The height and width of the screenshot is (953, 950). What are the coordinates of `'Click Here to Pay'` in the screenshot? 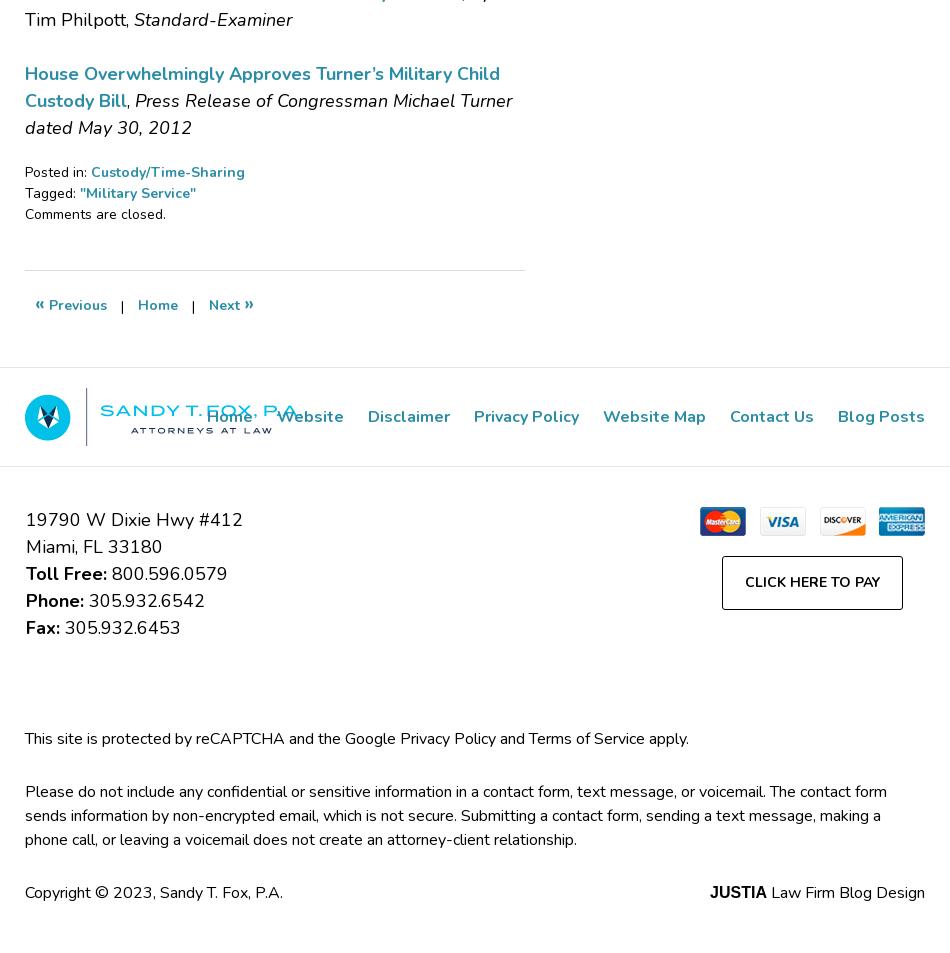 It's located at (811, 582).